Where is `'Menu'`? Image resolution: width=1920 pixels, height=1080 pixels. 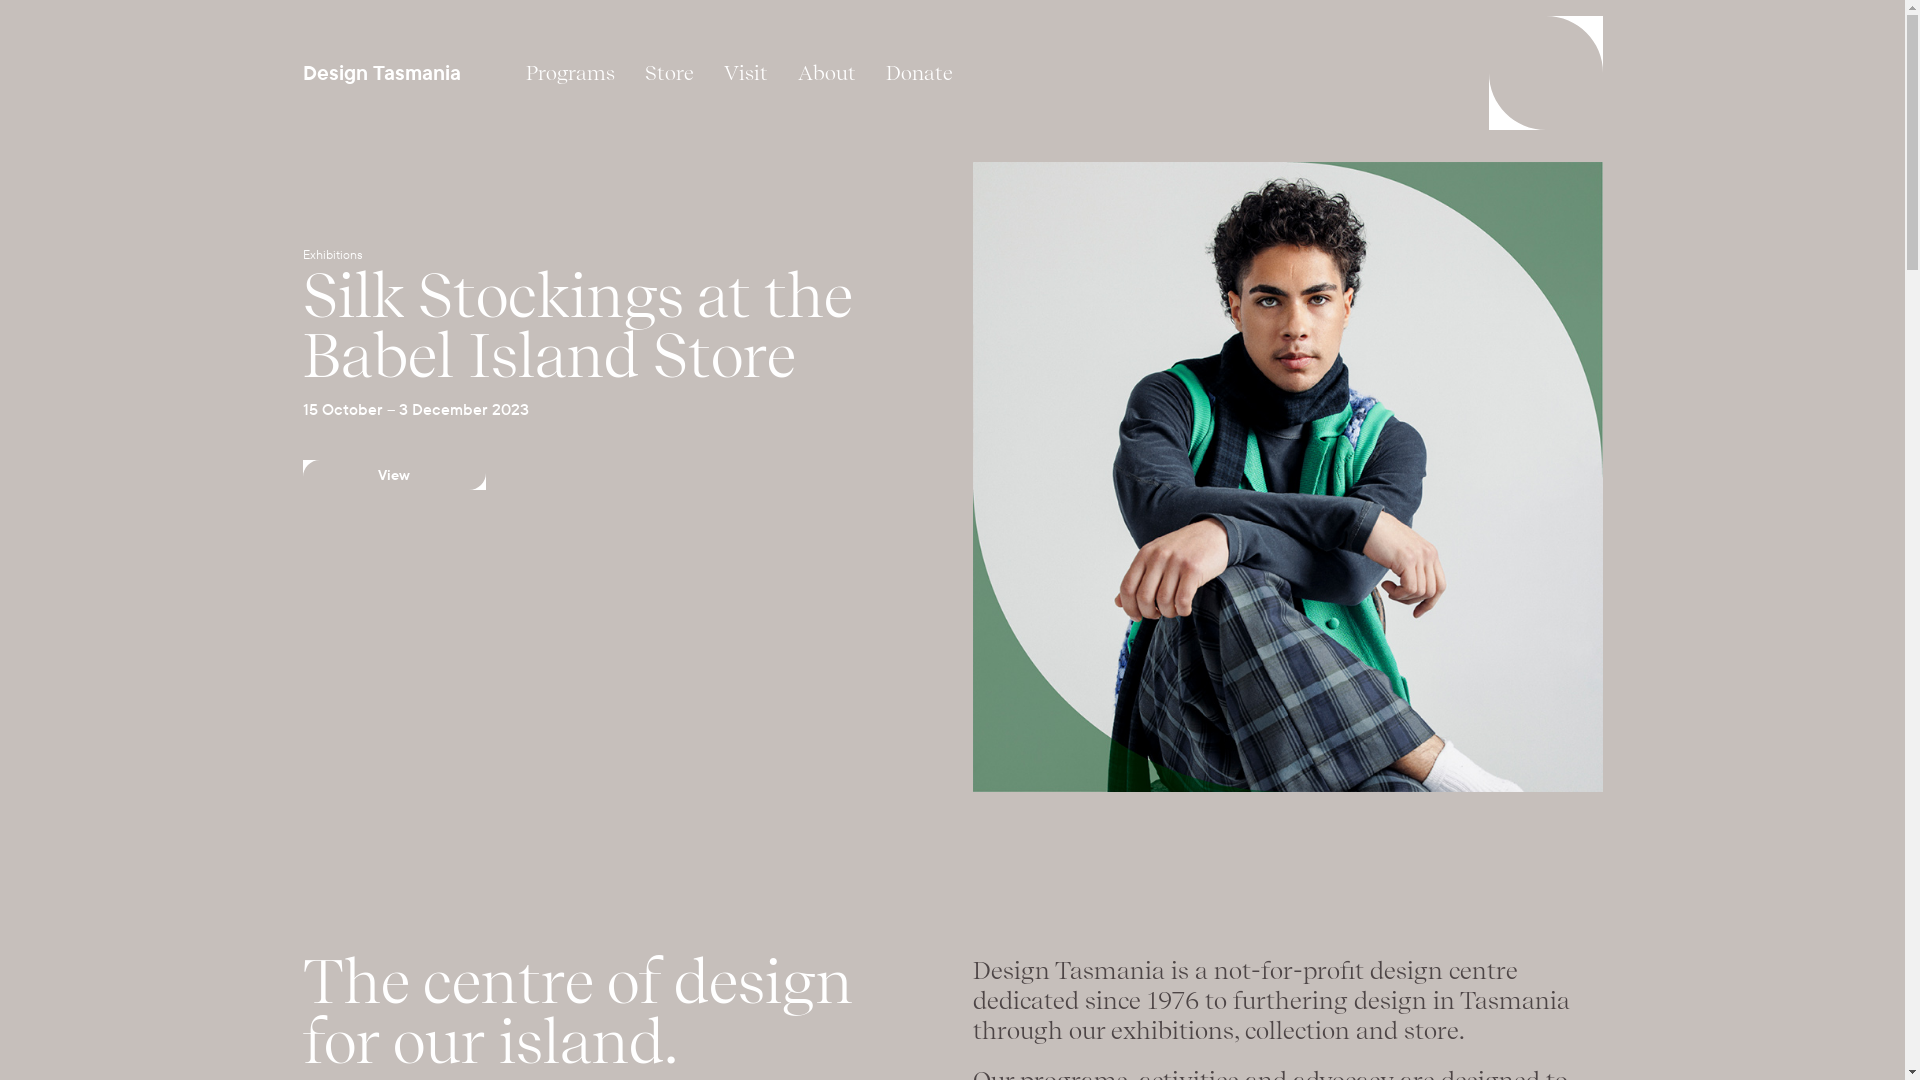 'Menu' is located at coordinates (1544, 72).